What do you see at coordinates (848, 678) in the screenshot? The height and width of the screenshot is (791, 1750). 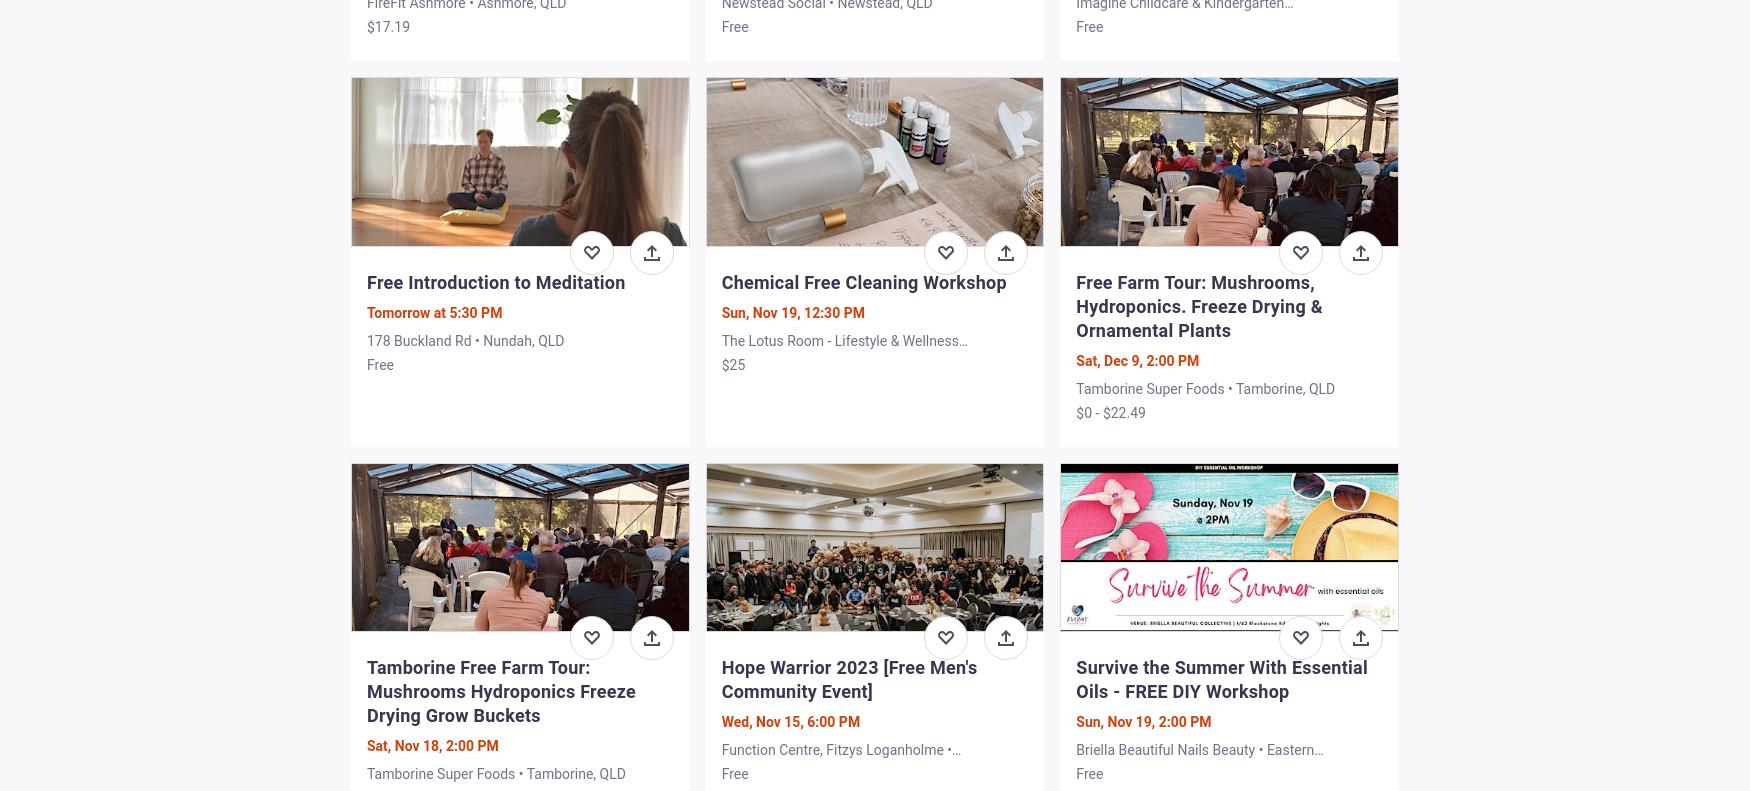 I see `'Hope Warrior 2023 [Free Men's Community Event]'` at bounding box center [848, 678].